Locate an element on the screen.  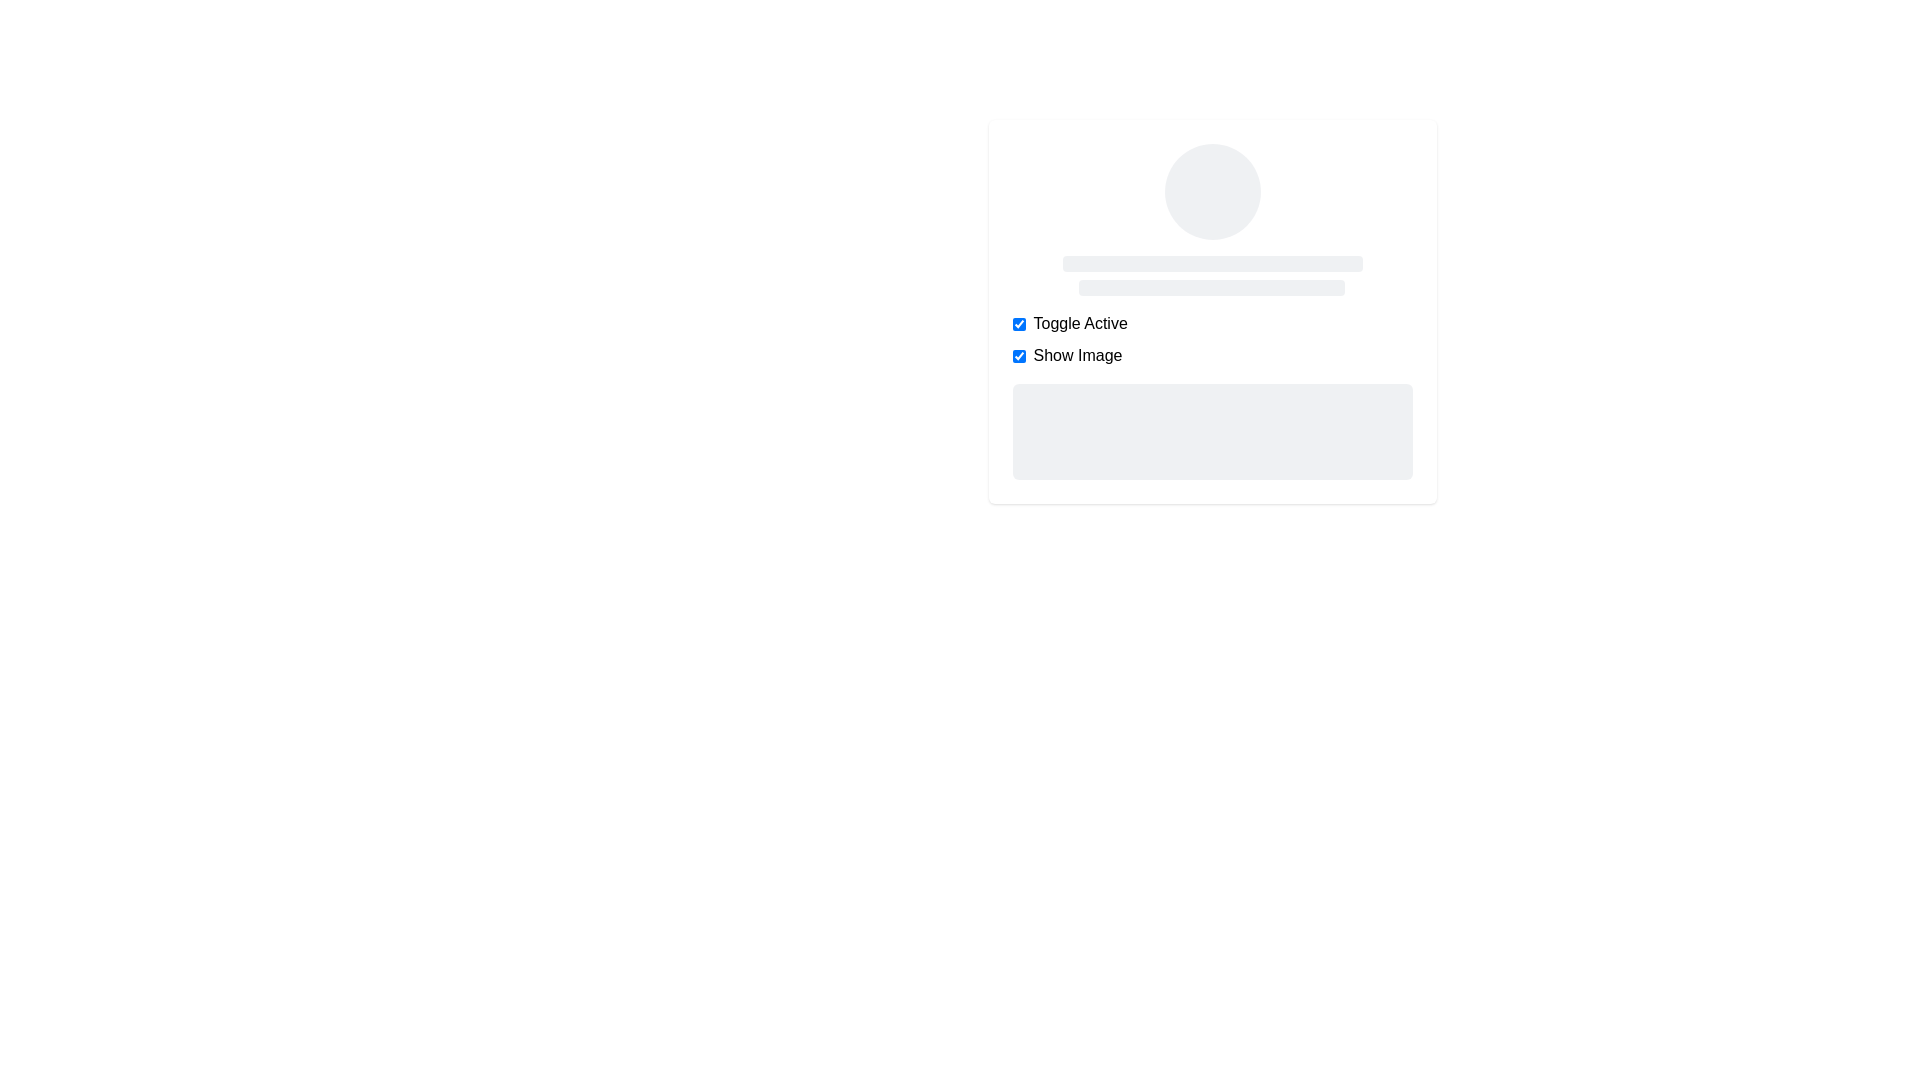
the interactive checkbox with a blue background and a white checkmark, which is located to the left of the 'Toggle Active' label is located at coordinates (1018, 323).